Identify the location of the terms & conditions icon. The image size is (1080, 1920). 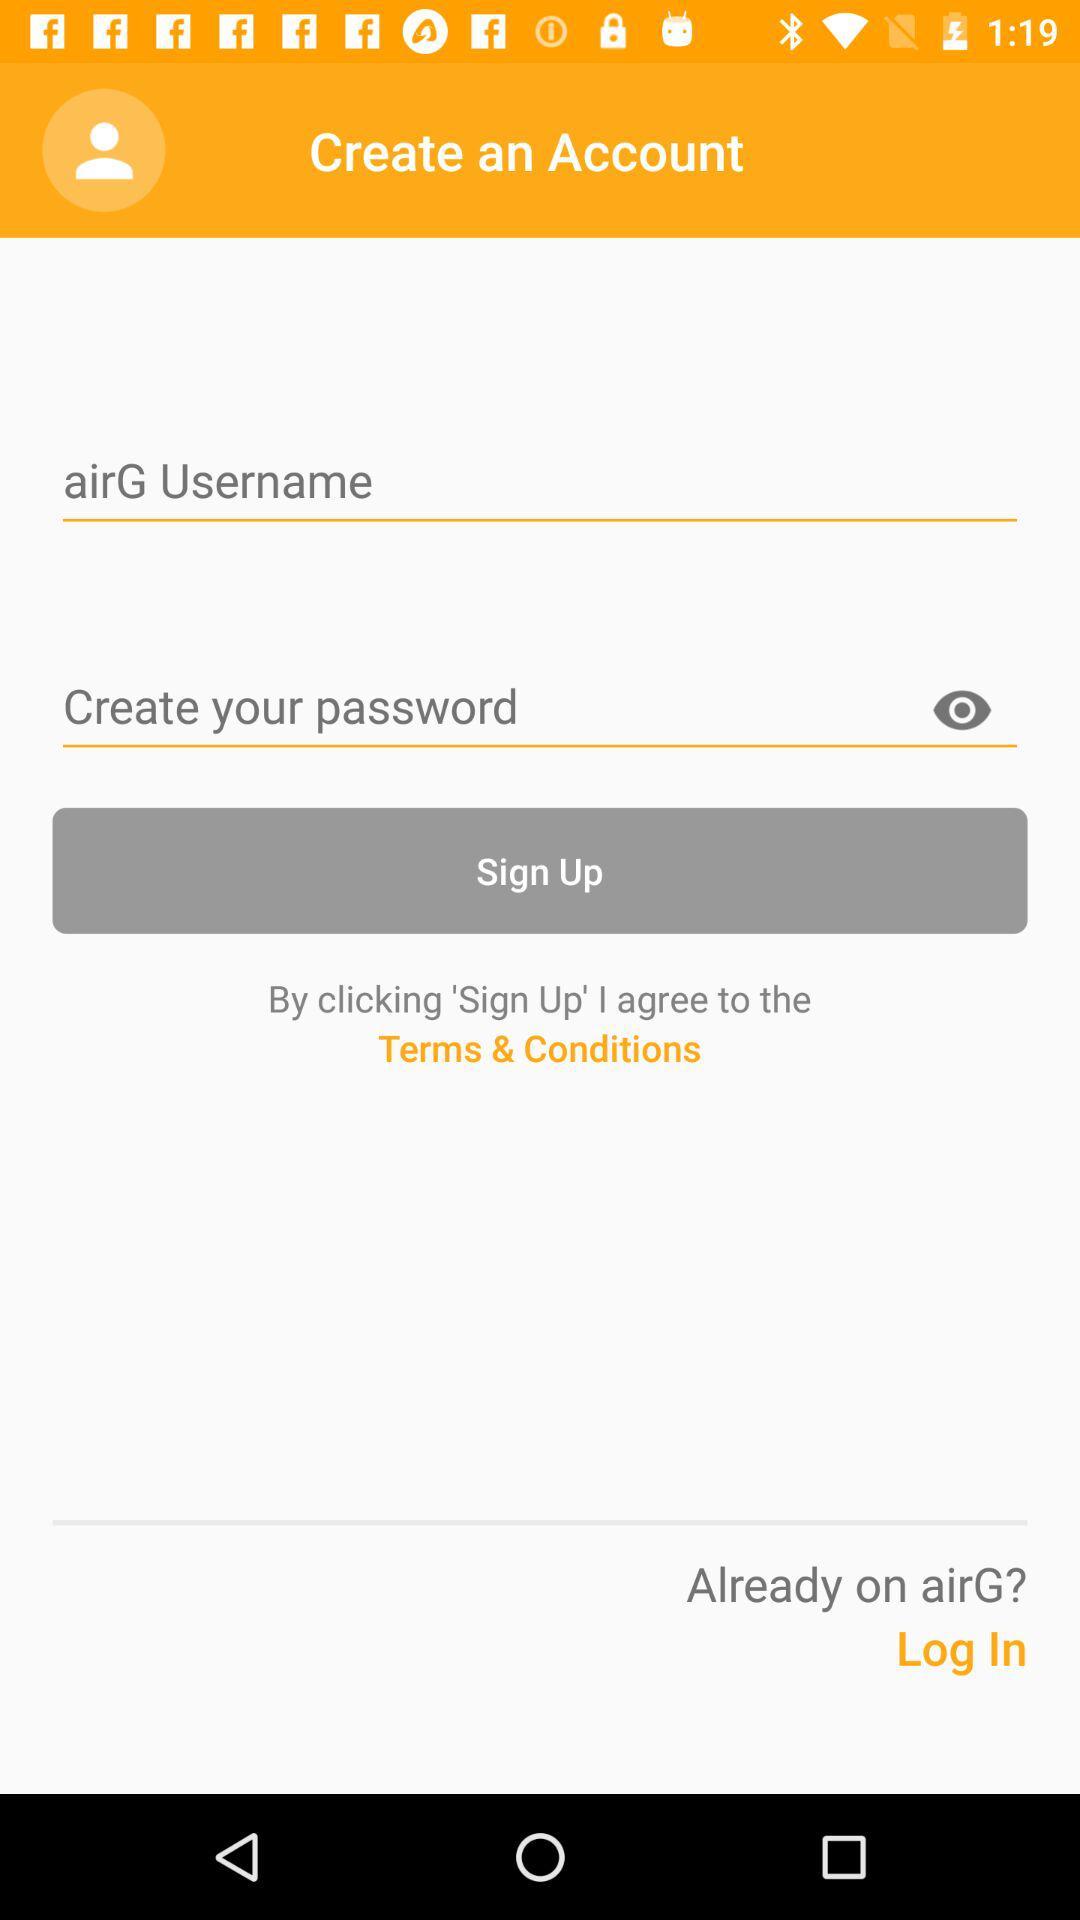
(538, 1084).